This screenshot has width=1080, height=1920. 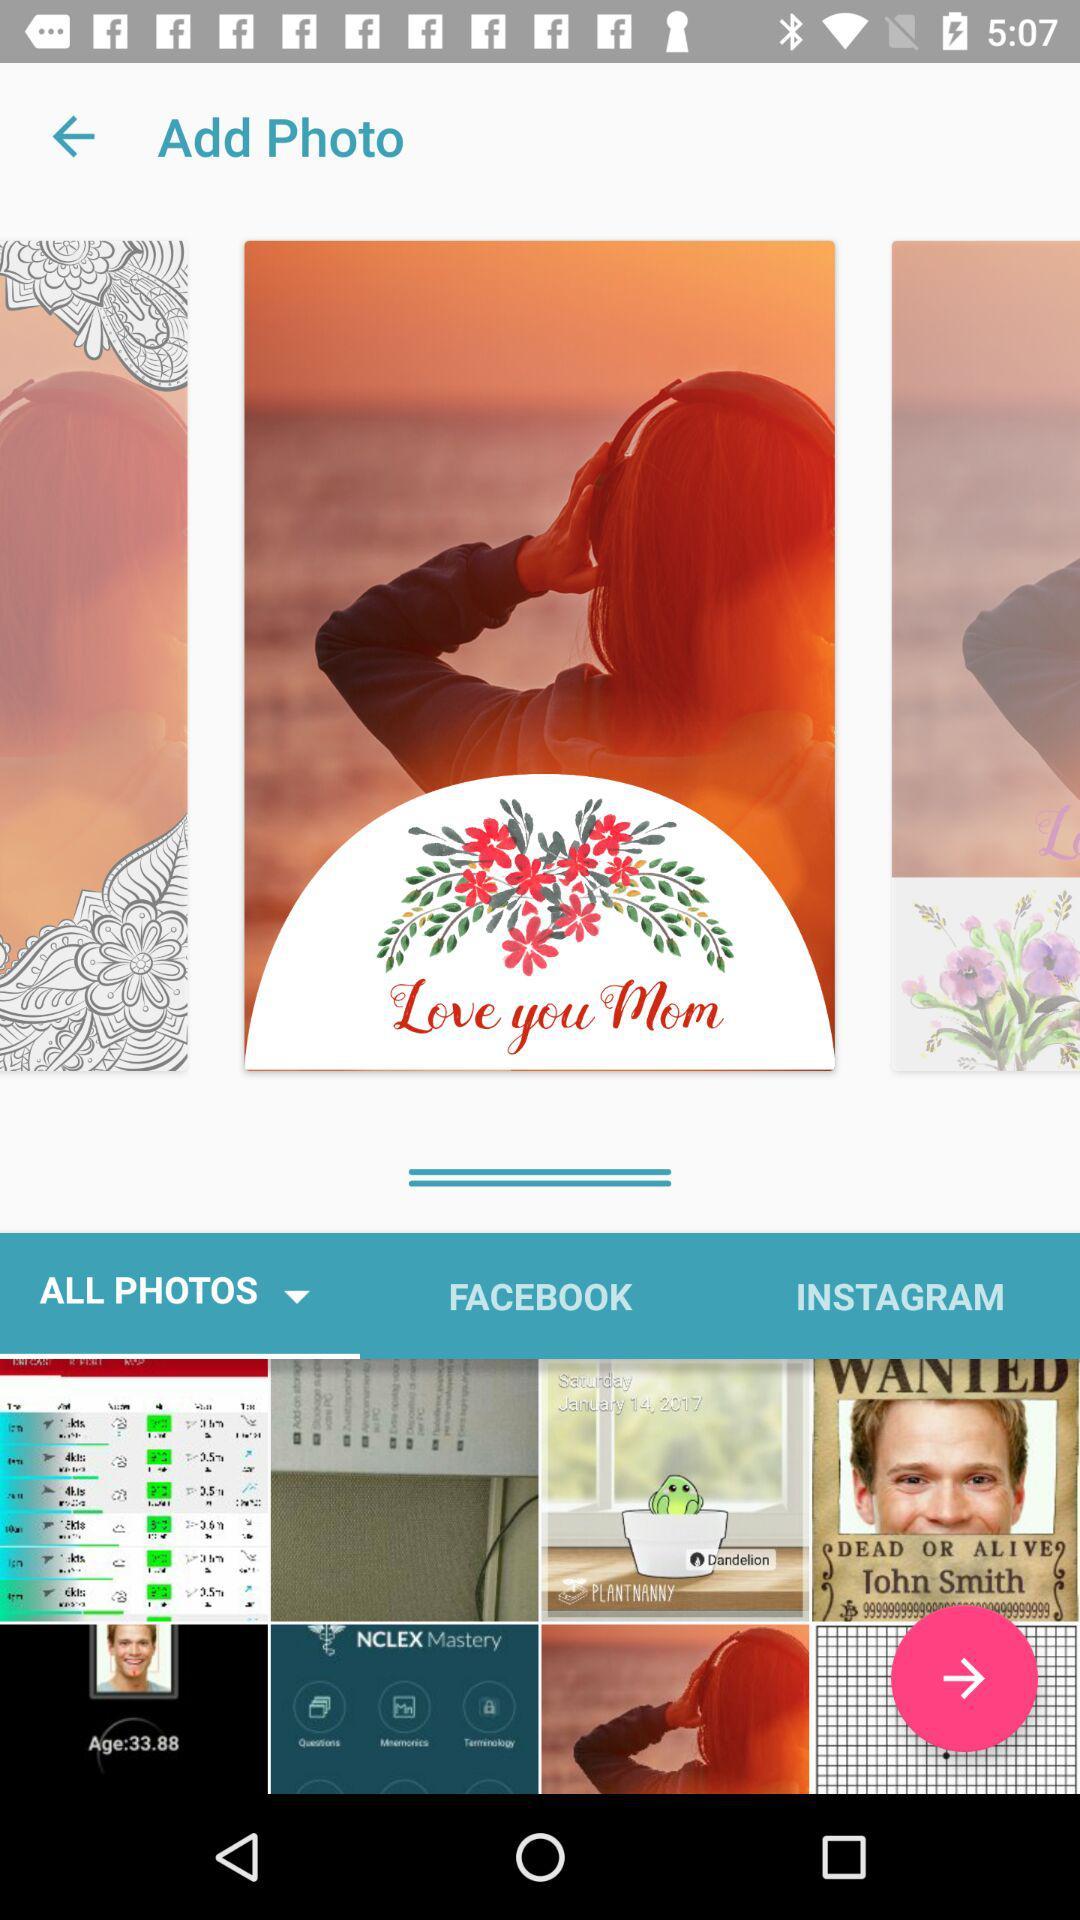 What do you see at coordinates (72, 135) in the screenshot?
I see `app next to add photo icon` at bounding box center [72, 135].